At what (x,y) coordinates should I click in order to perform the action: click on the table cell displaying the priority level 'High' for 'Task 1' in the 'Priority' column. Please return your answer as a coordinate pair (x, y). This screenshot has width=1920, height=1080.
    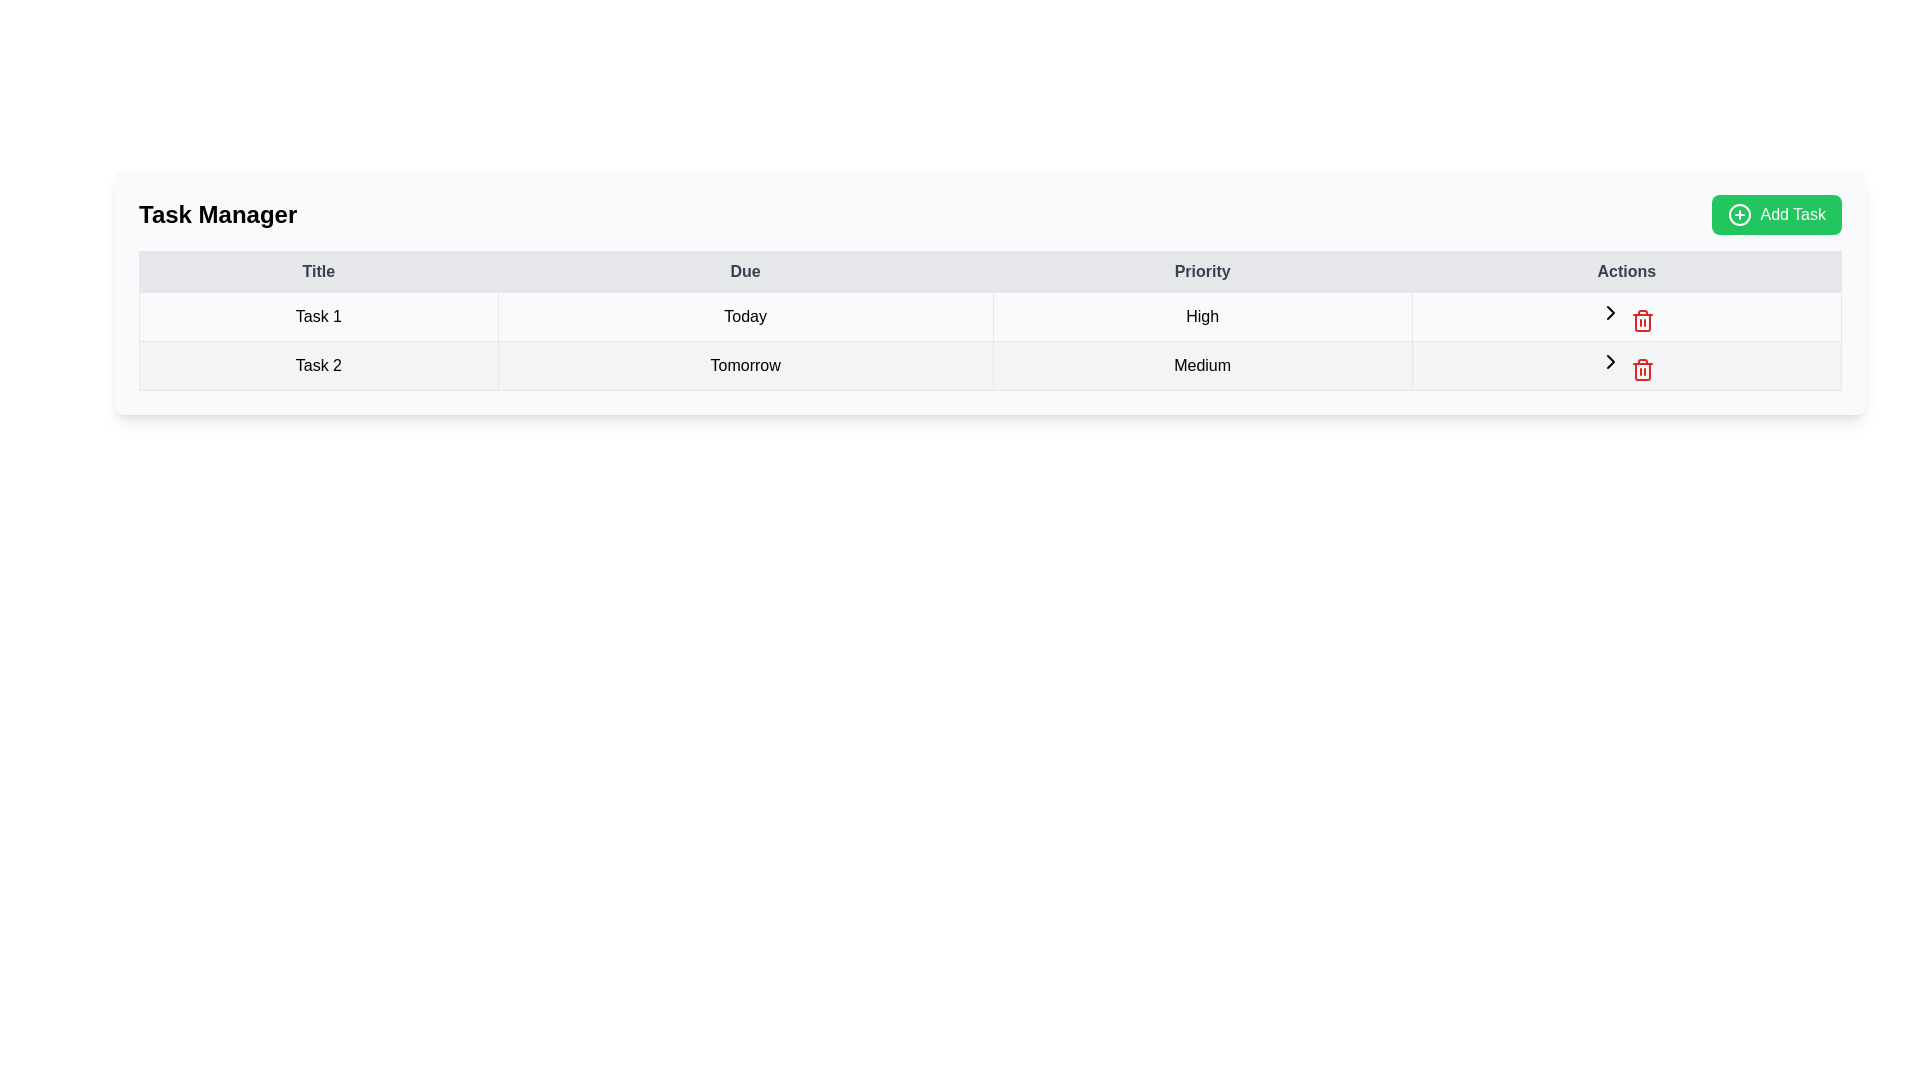
    Looking at the image, I should click on (1201, 315).